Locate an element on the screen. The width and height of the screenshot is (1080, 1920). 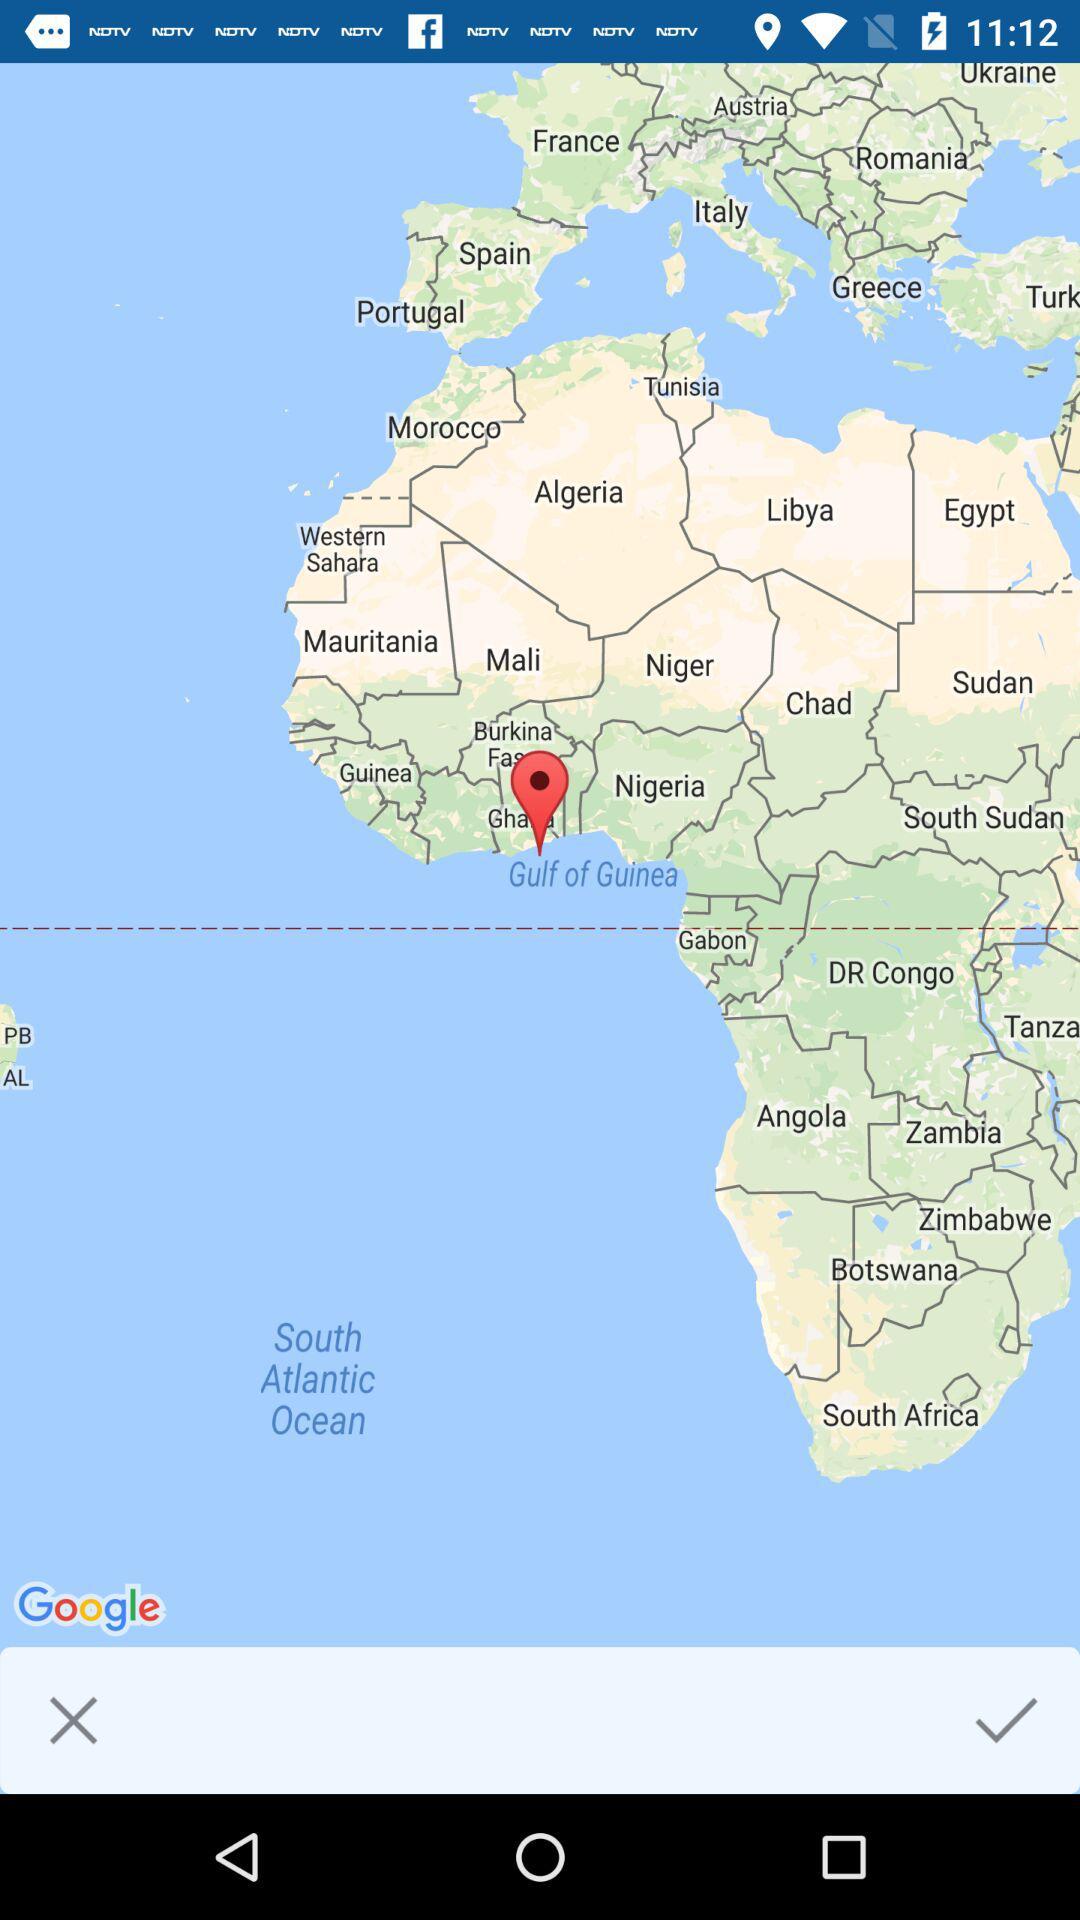
the item at the center is located at coordinates (540, 927).